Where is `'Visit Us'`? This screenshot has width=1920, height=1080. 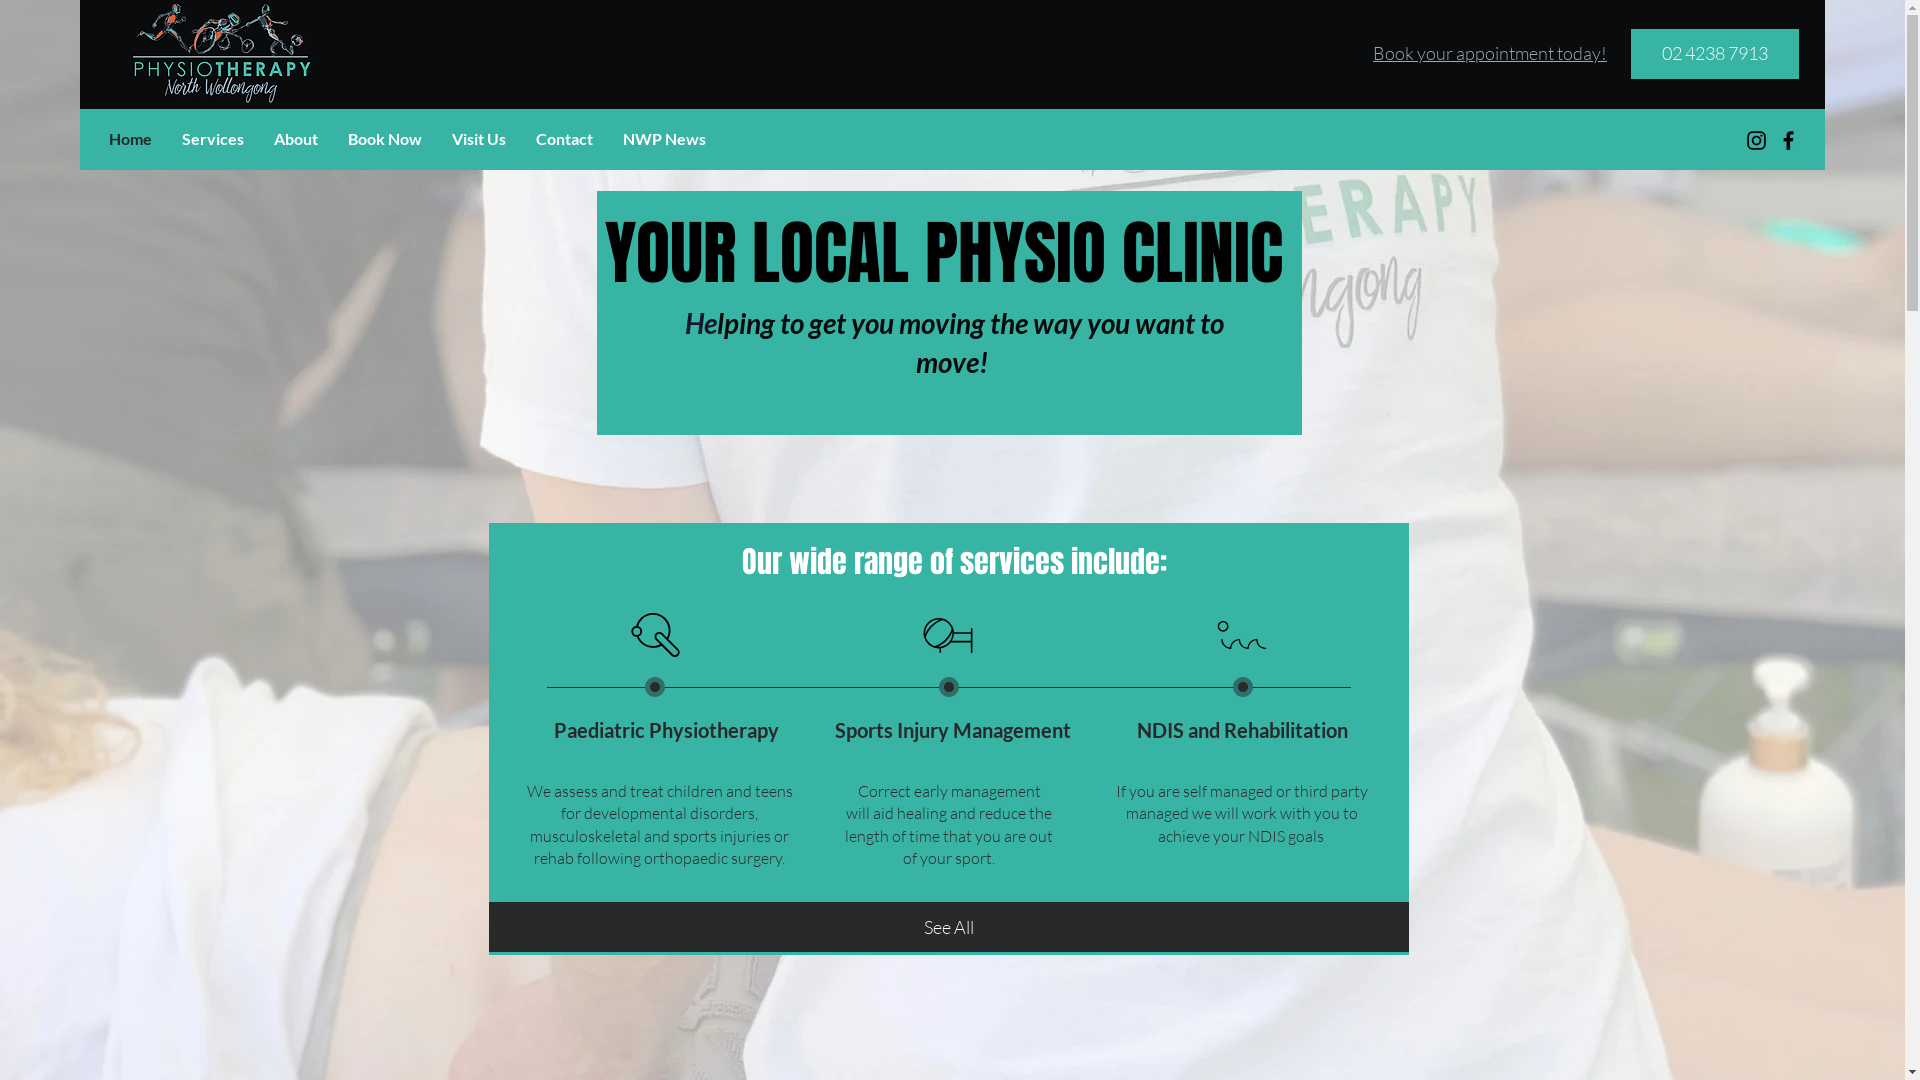
'Visit Us' is located at coordinates (478, 137).